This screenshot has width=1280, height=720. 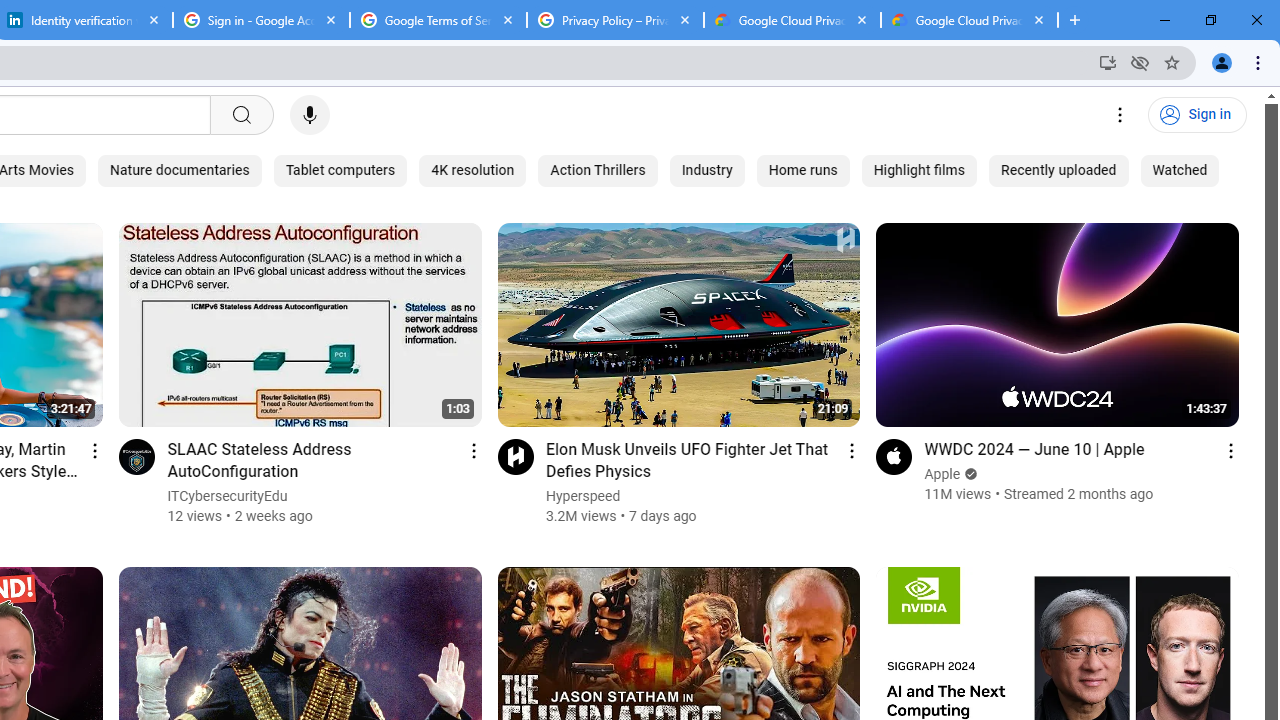 I want to click on 'Action Thrillers', so click(x=596, y=170).